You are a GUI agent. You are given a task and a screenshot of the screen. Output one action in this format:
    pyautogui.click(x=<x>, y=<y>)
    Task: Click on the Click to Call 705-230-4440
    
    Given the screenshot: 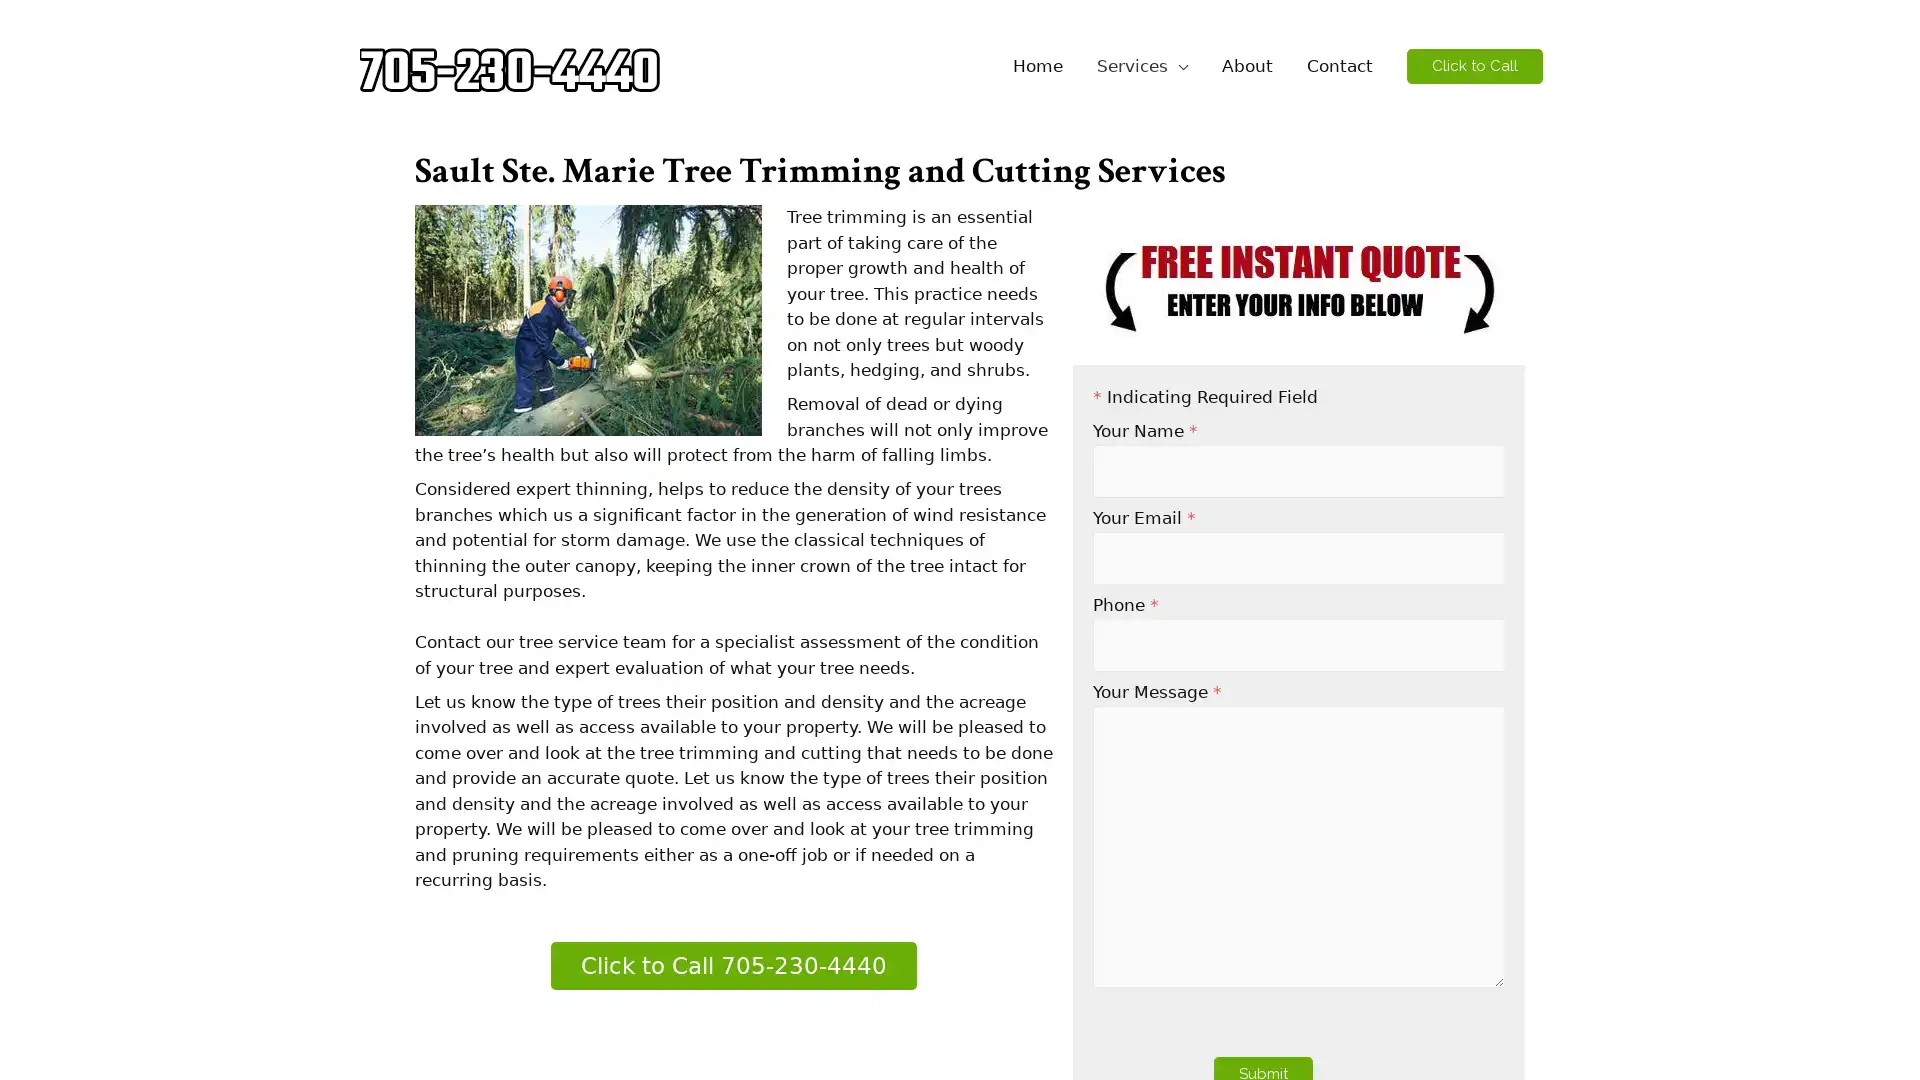 What is the action you would take?
    pyautogui.click(x=732, y=964)
    